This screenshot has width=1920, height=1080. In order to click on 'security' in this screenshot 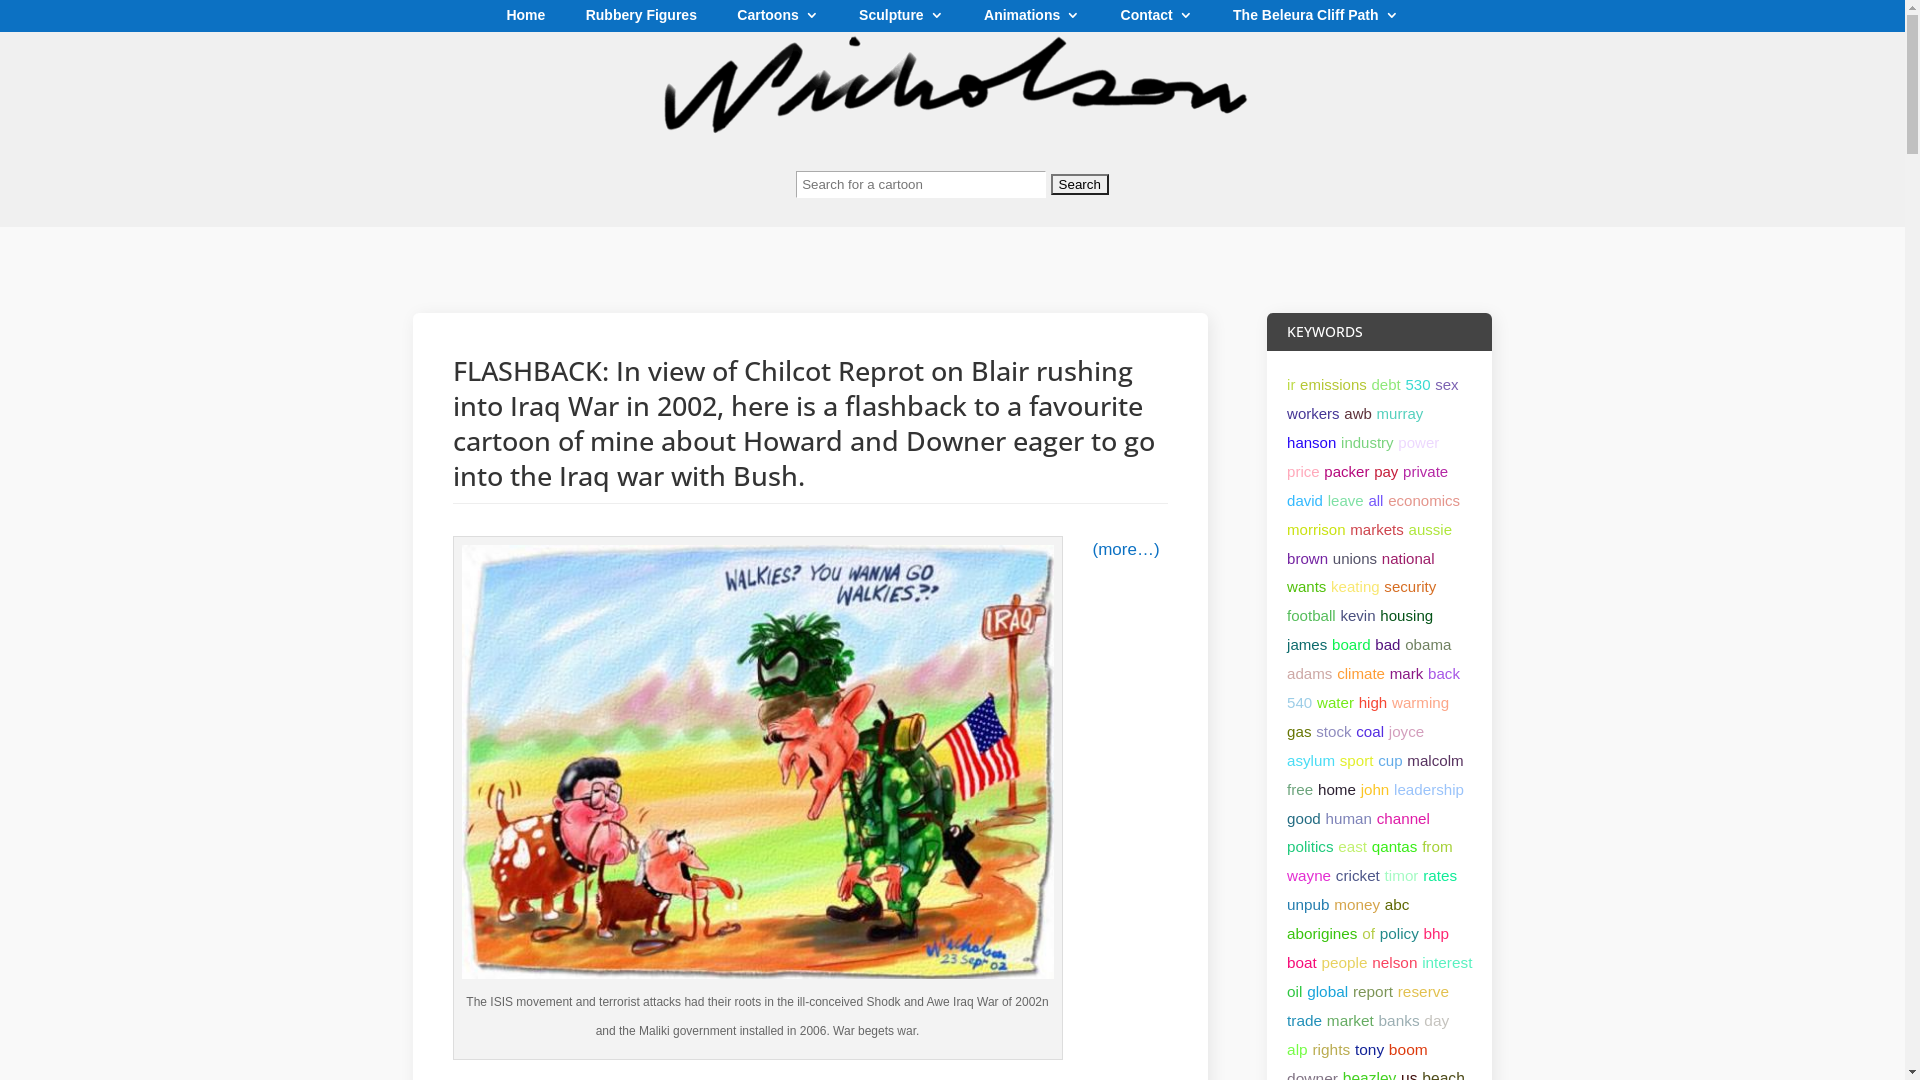, I will do `click(1409, 585)`.